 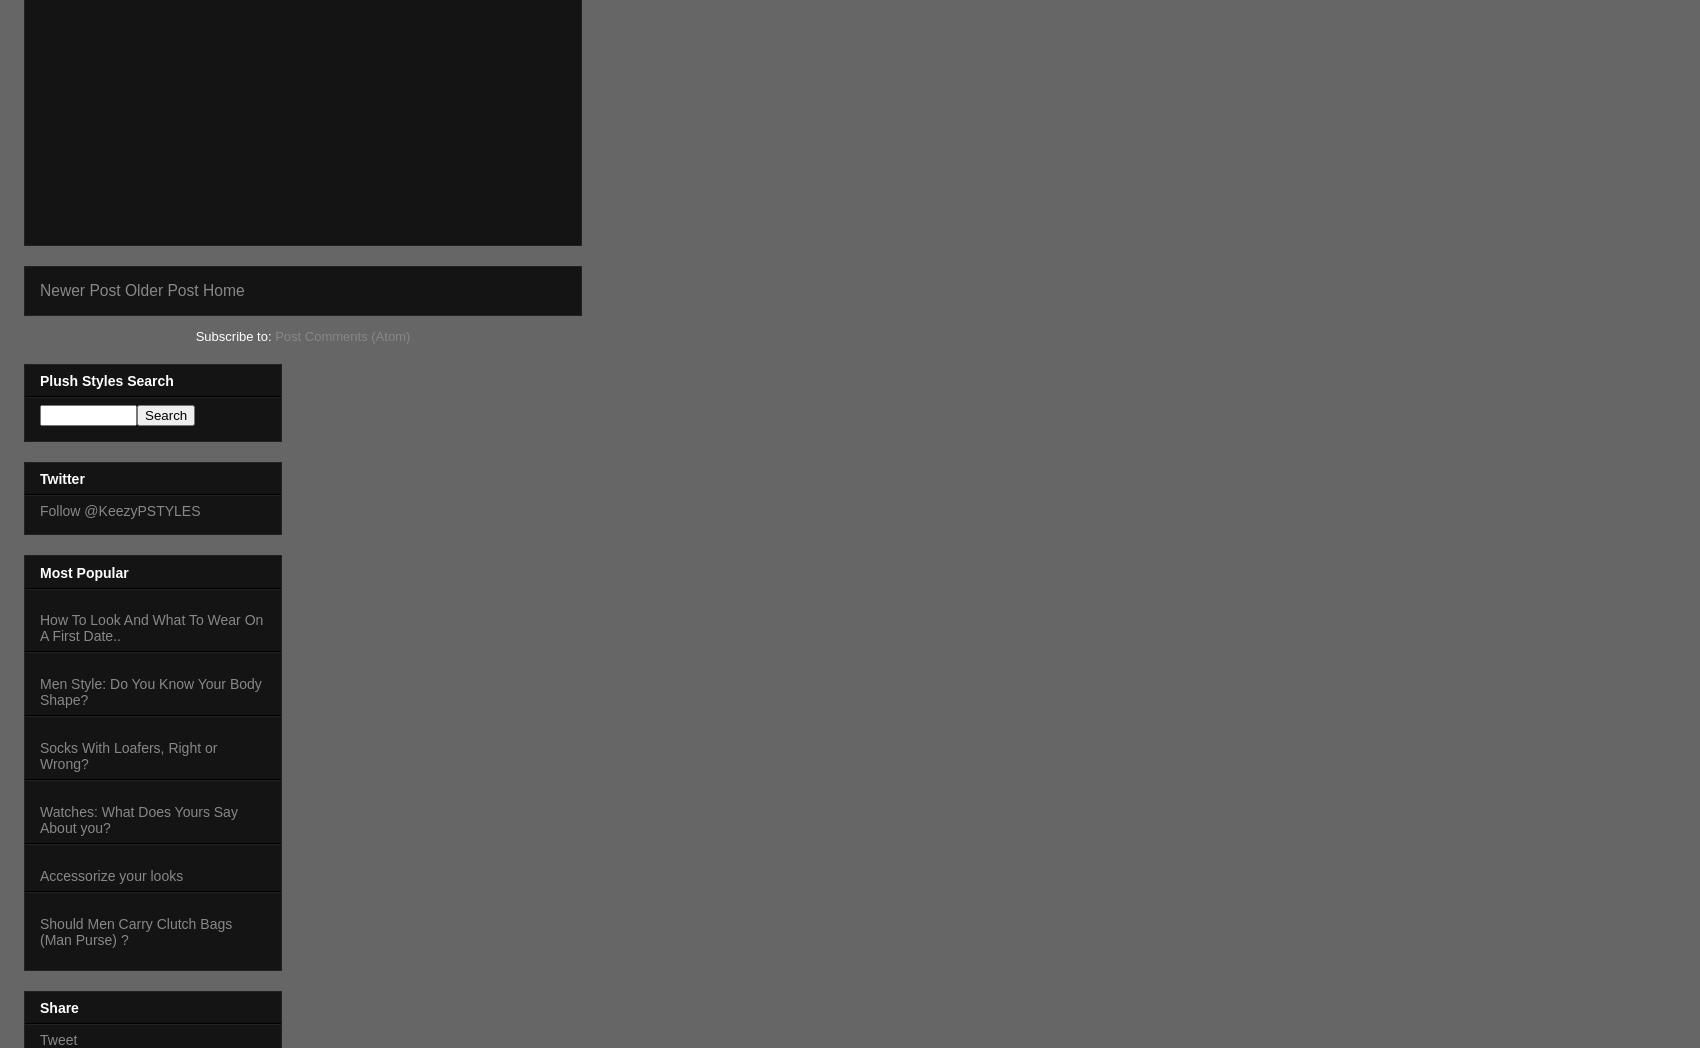 What do you see at coordinates (127, 754) in the screenshot?
I see `'Socks With Loafers, Right or Wrong?'` at bounding box center [127, 754].